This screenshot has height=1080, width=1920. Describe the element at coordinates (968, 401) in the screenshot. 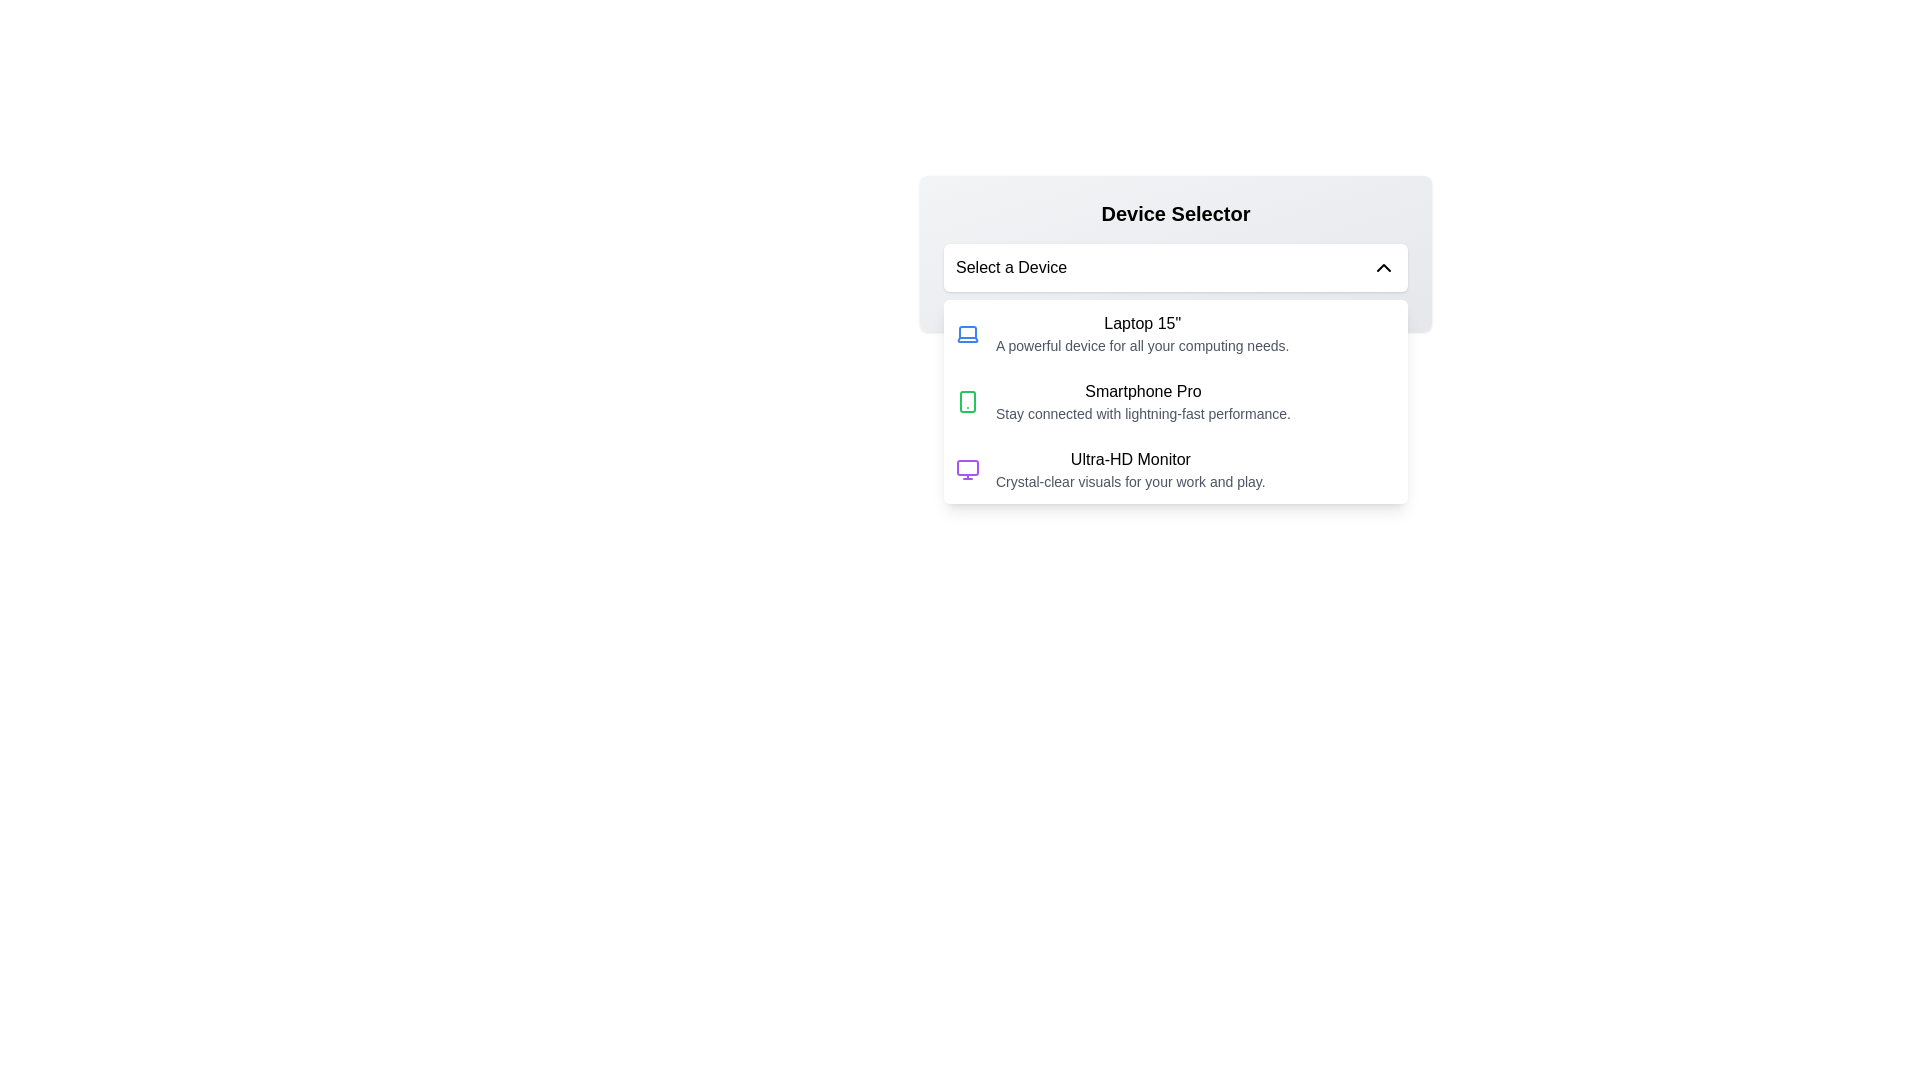

I see `the details associated with the green smartphone icon located to the left of the text 'Smartphone Pro Stay connected with lightning-fast performance.' in the 'Device Selector' dropdown` at that location.